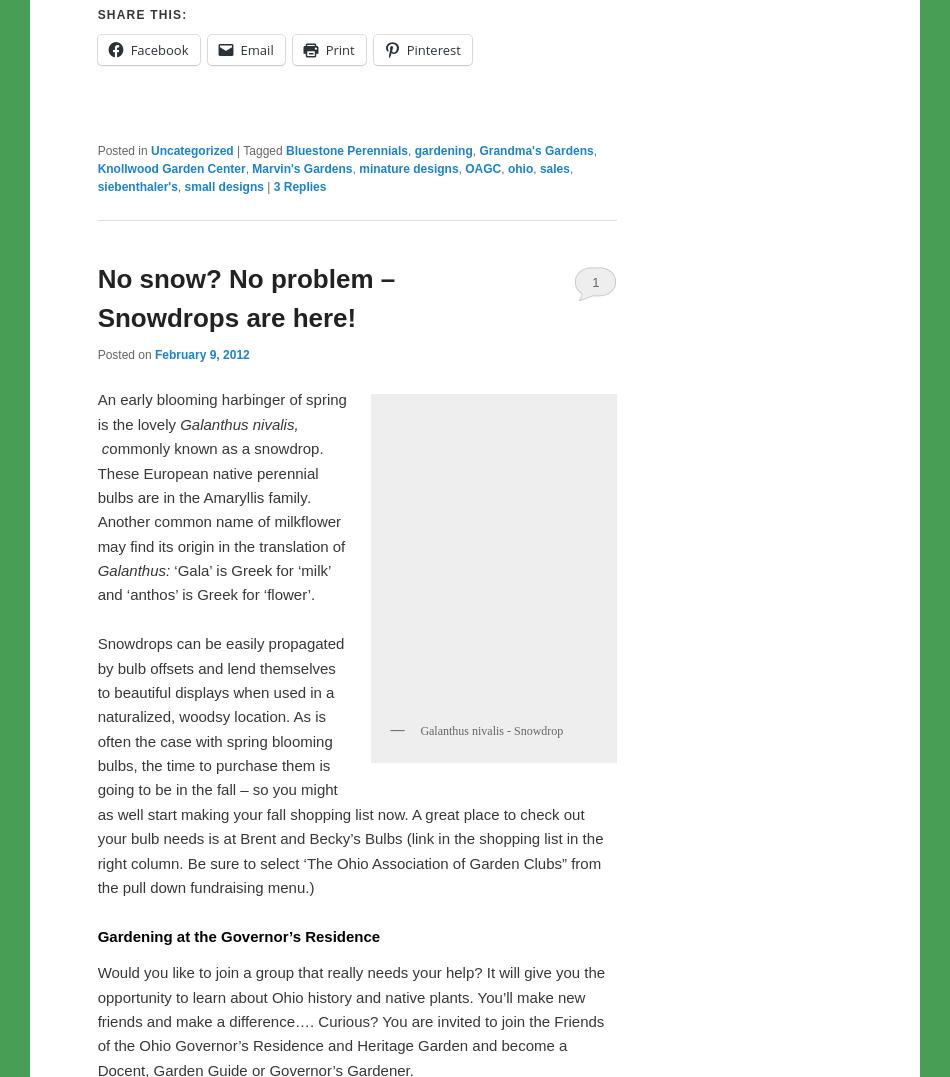  What do you see at coordinates (238, 984) in the screenshot?
I see `'Gardening at the Governor’s Residence'` at bounding box center [238, 984].